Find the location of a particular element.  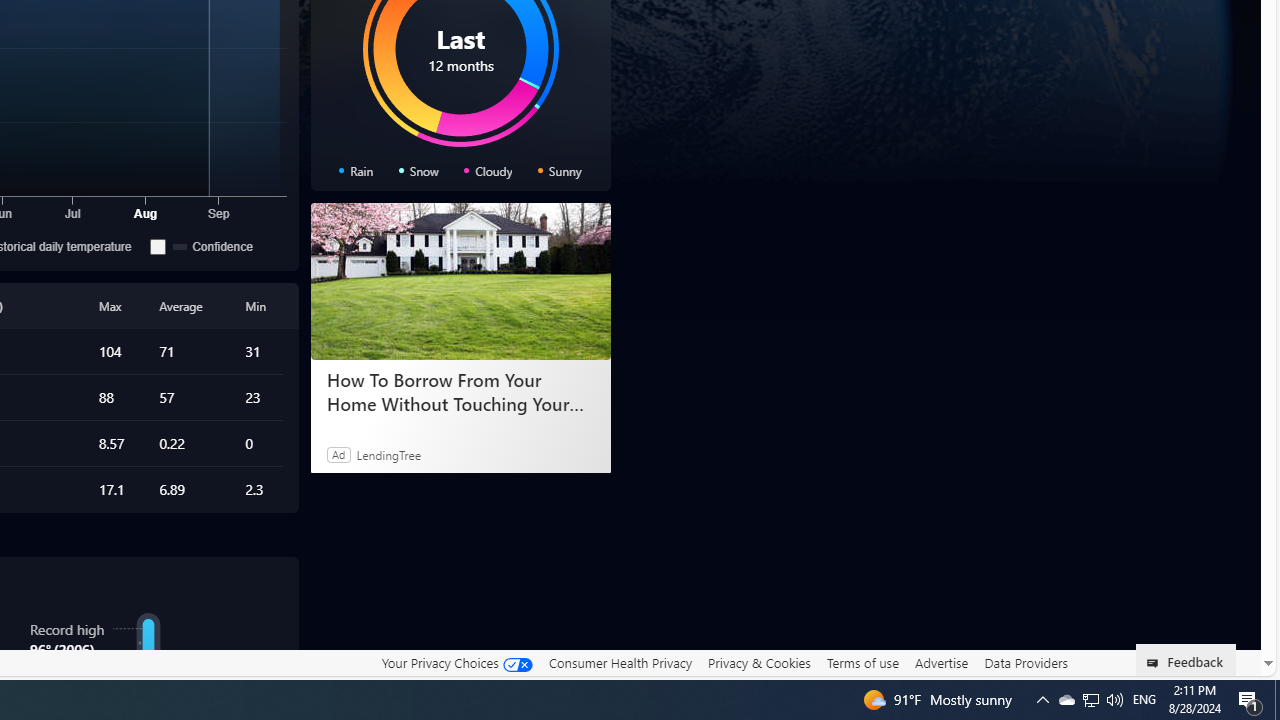

'Privacy & Cookies' is located at coordinates (758, 662).